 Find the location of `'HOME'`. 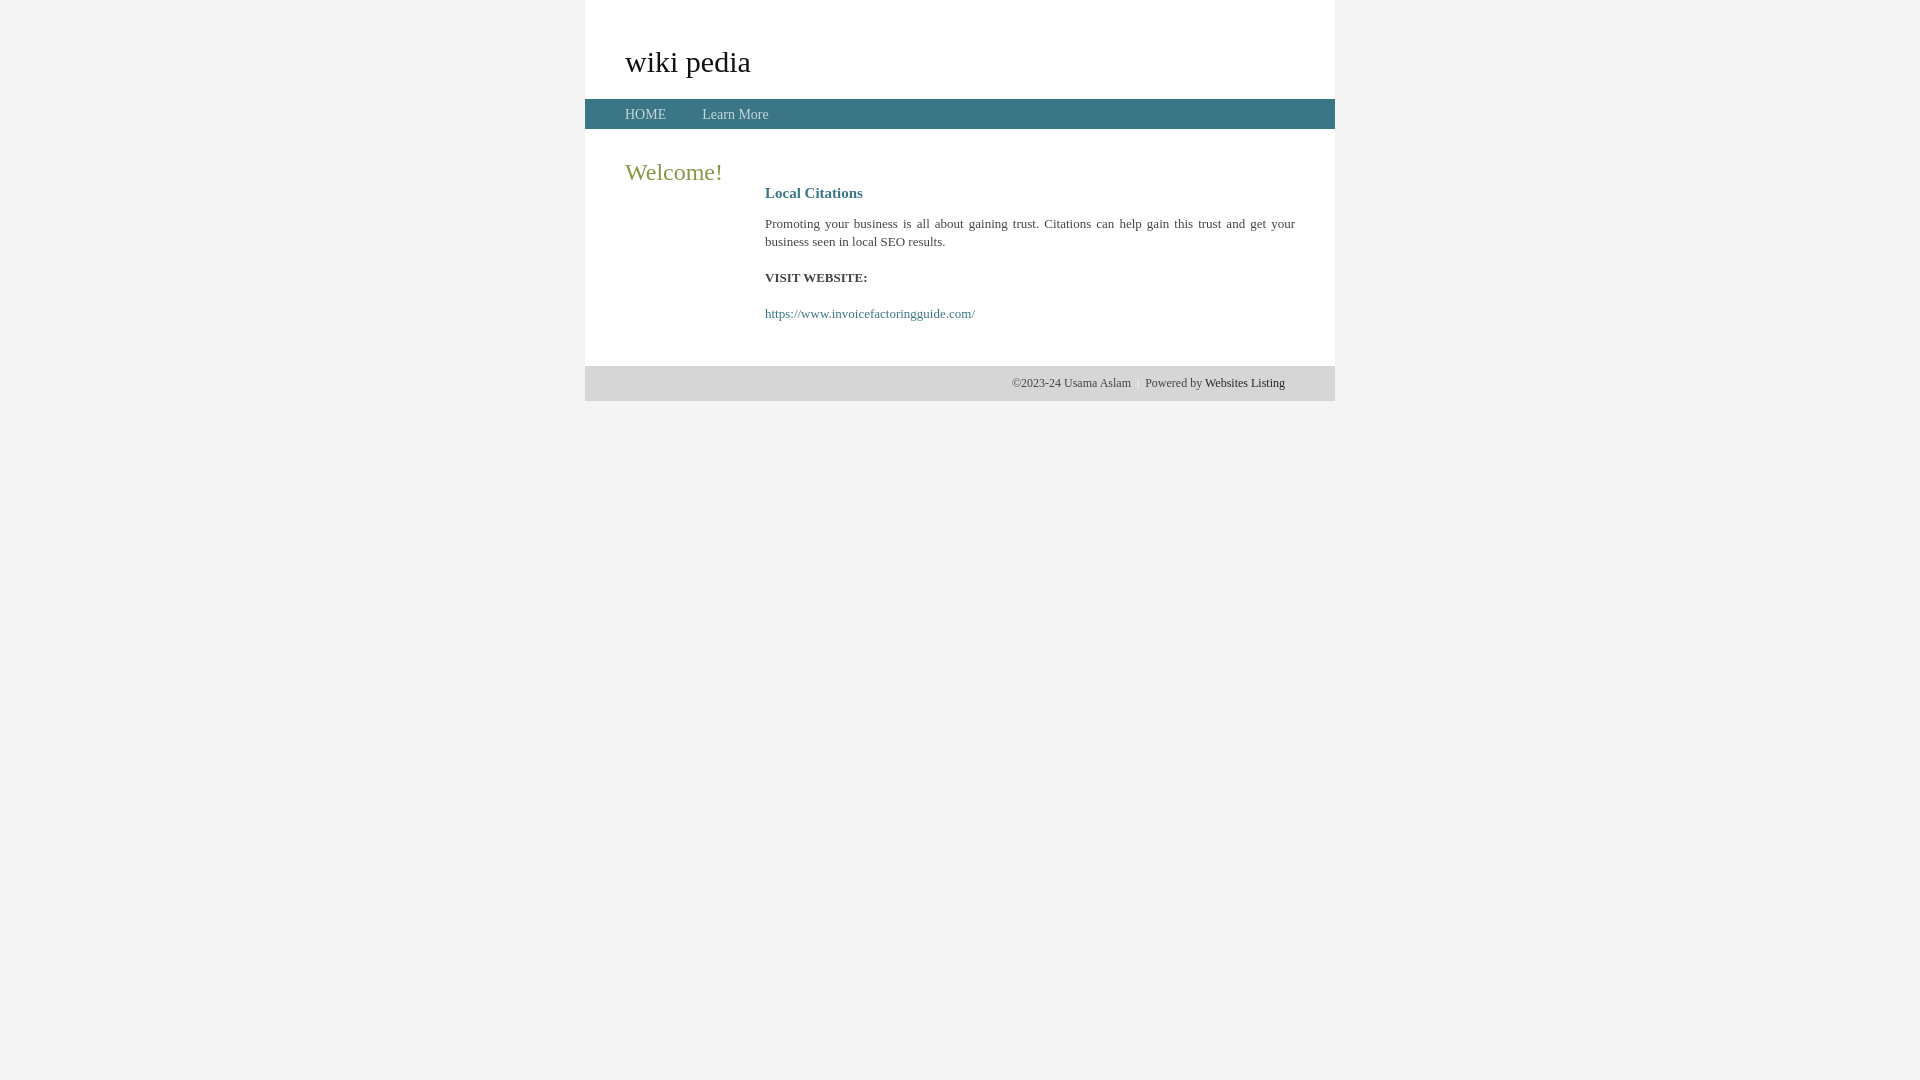

'HOME' is located at coordinates (623, 114).